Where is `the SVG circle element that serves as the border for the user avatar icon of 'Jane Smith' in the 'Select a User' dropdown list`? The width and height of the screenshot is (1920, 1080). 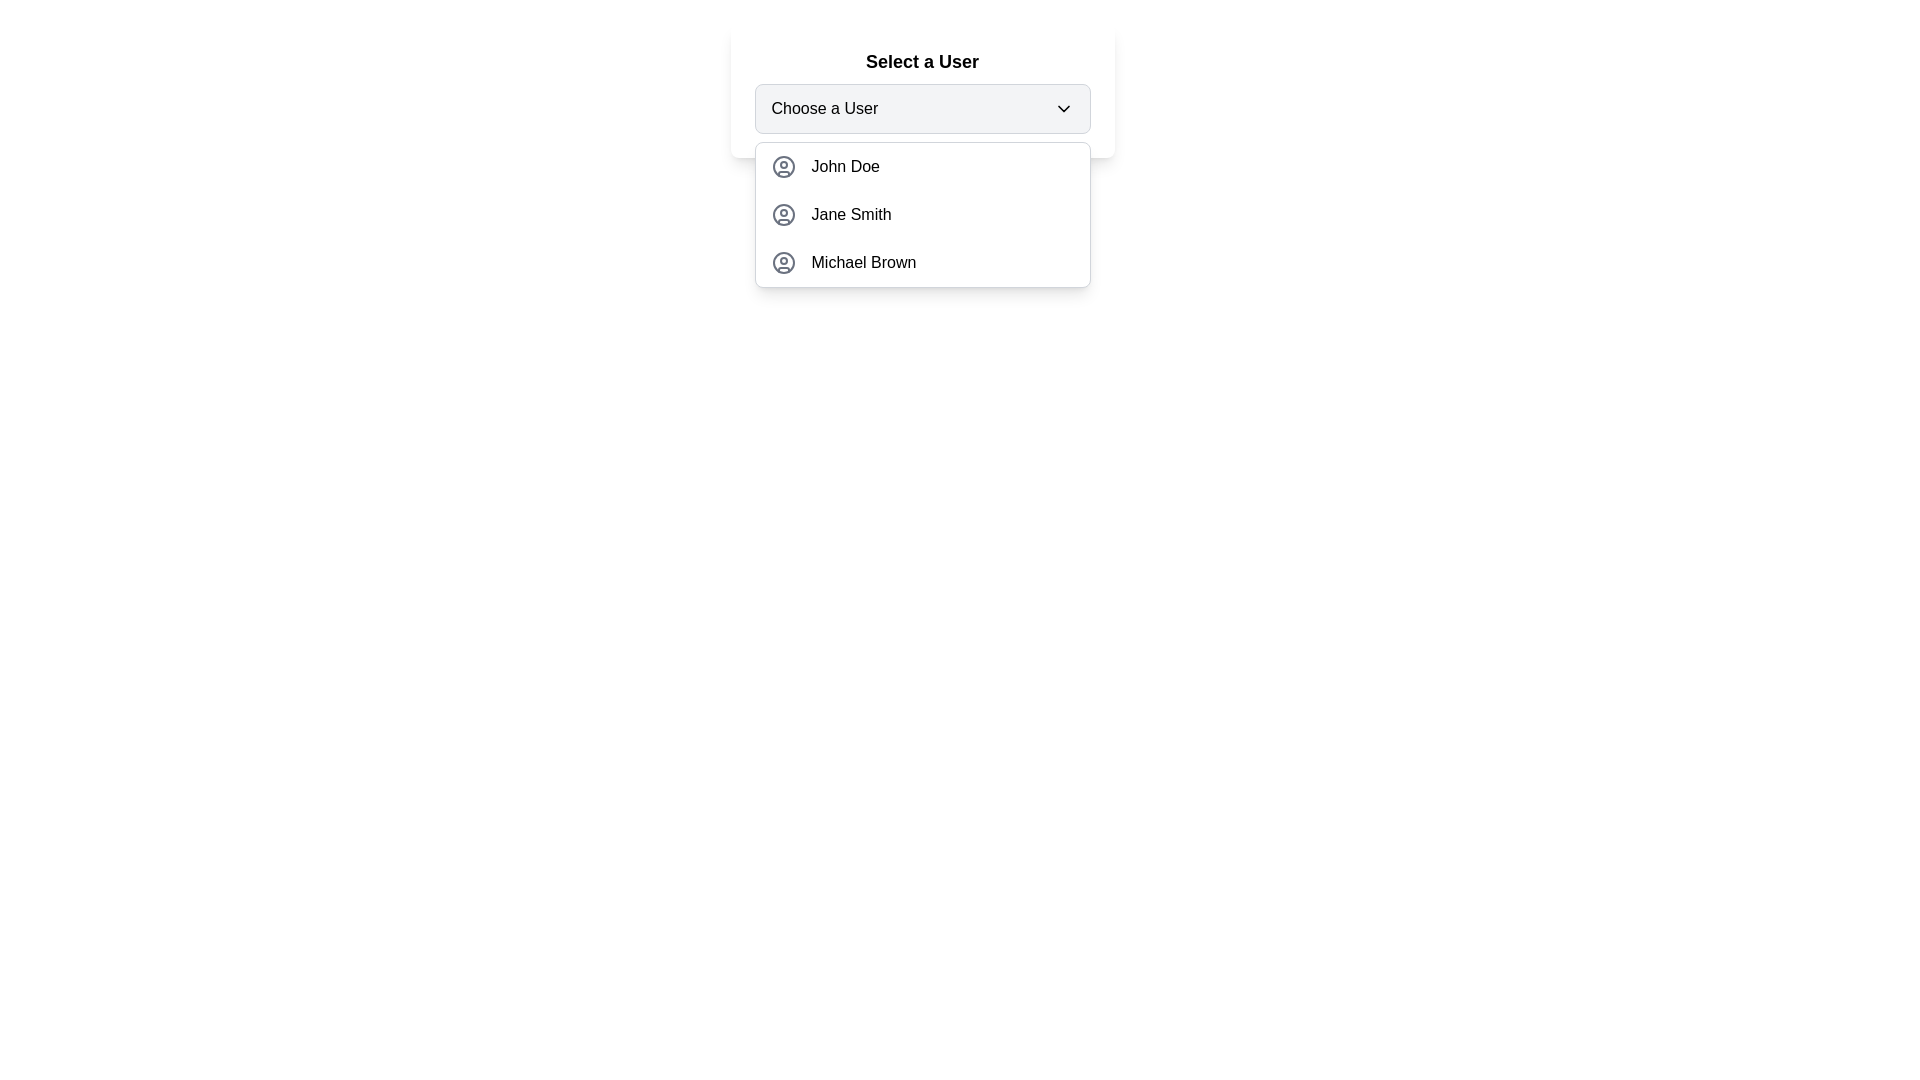 the SVG circle element that serves as the border for the user avatar icon of 'Jane Smith' in the 'Select a User' dropdown list is located at coordinates (782, 215).